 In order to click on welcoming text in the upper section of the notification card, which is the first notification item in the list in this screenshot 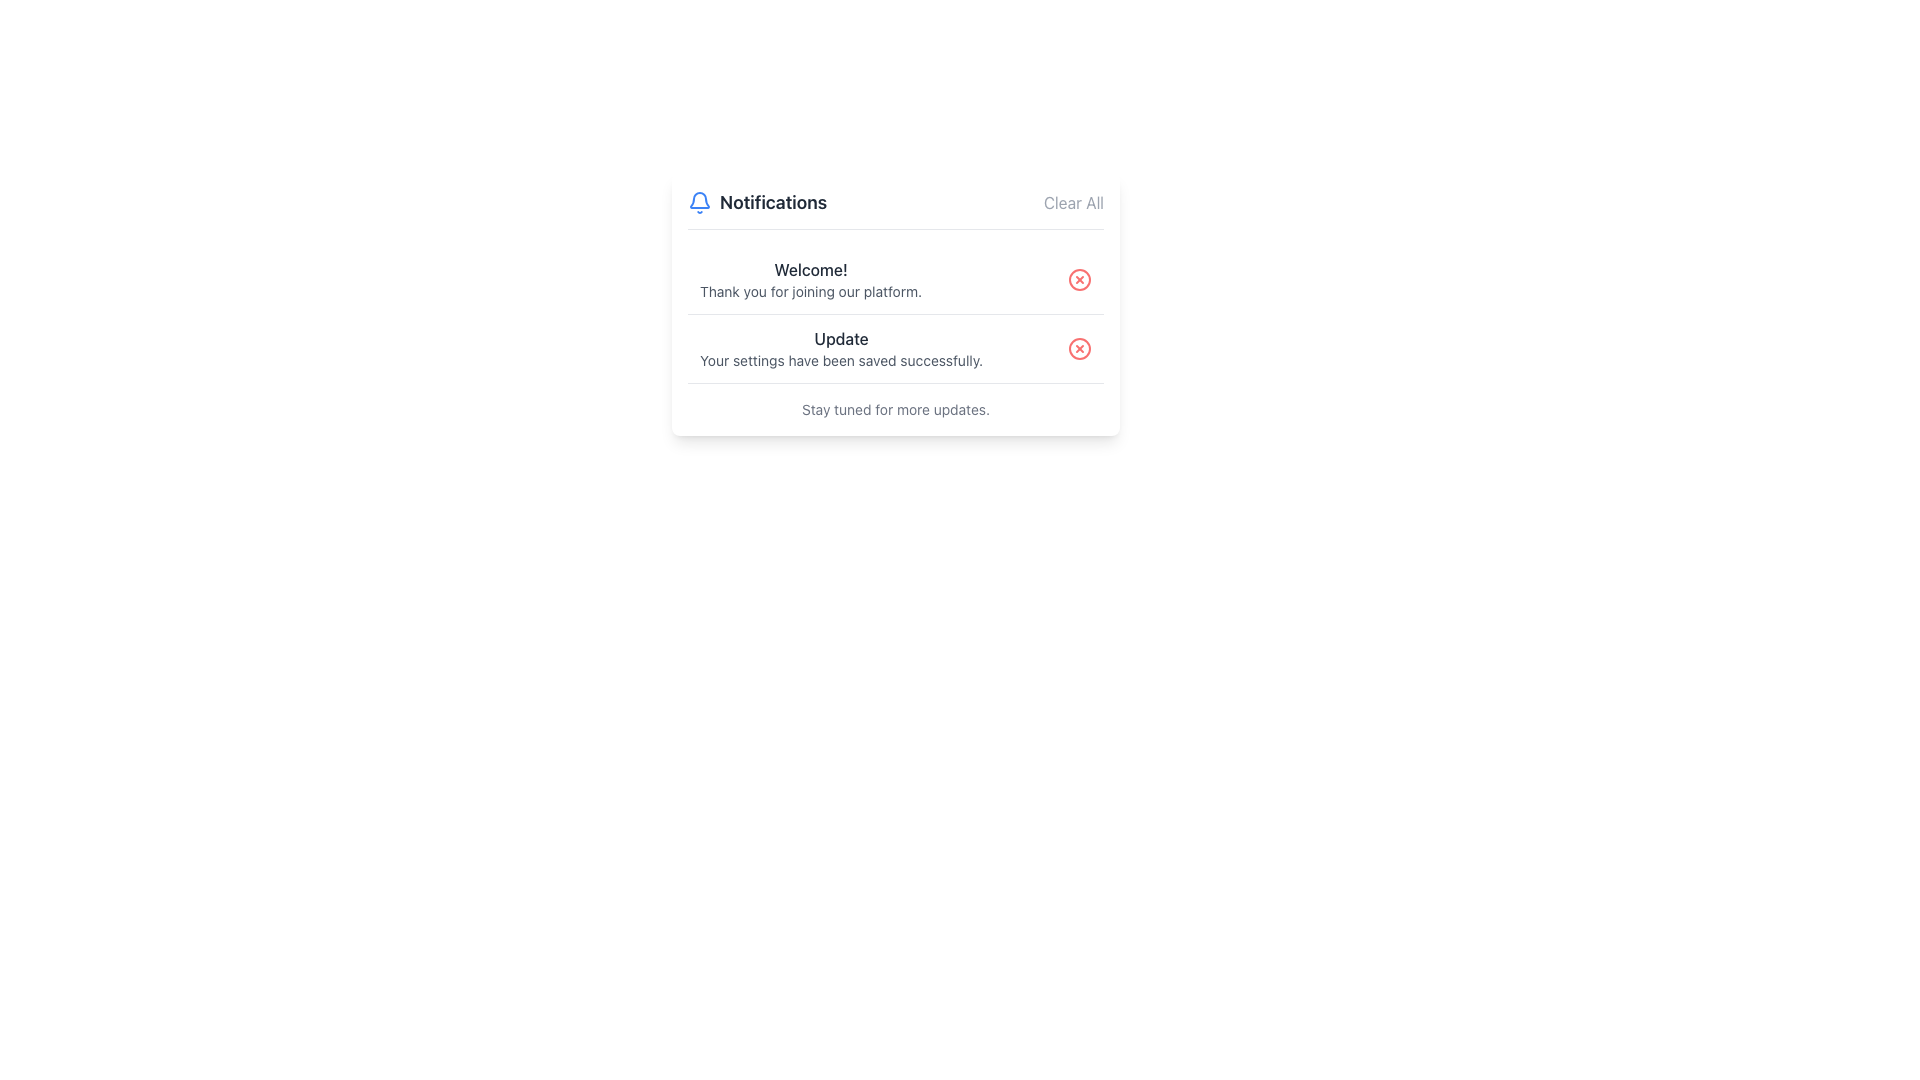, I will do `click(811, 280)`.